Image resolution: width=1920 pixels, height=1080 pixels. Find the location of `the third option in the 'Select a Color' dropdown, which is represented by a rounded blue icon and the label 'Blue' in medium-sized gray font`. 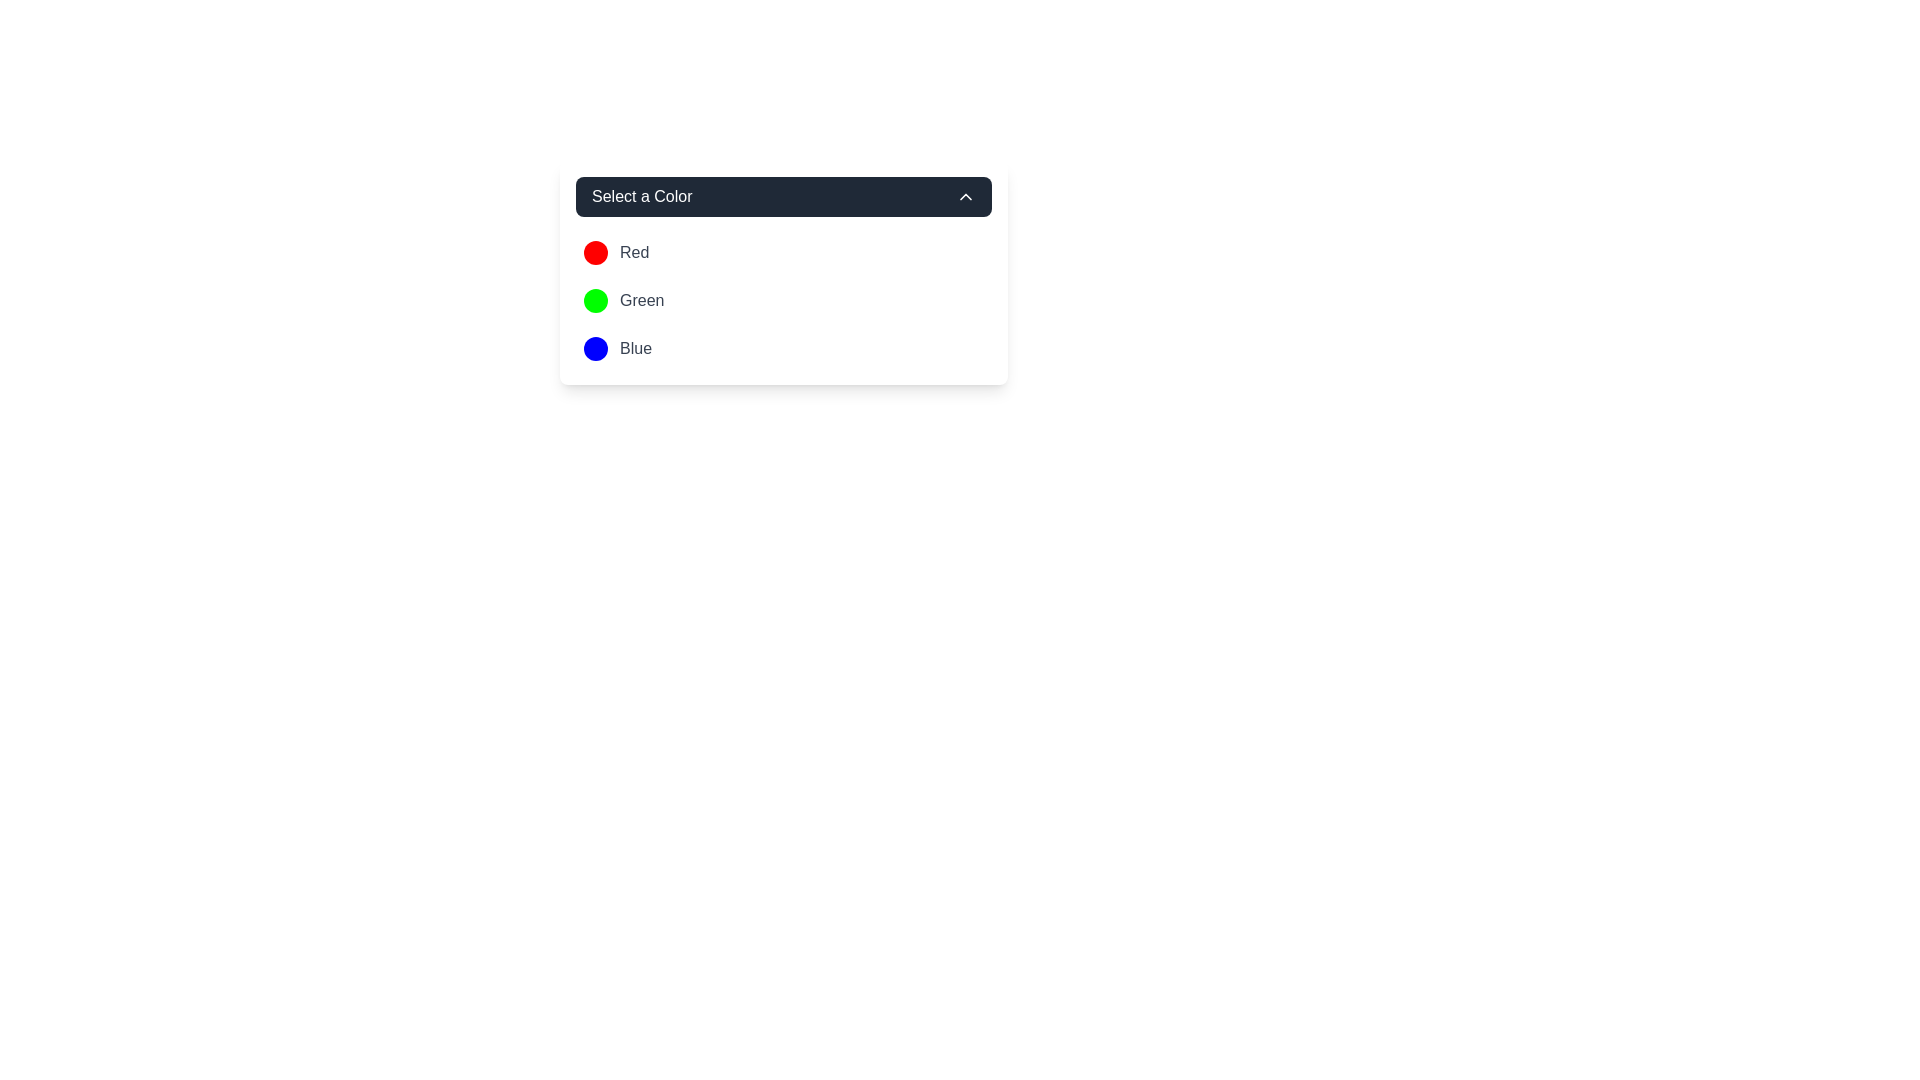

the third option in the 'Select a Color' dropdown, which is represented by a rounded blue icon and the label 'Blue' in medium-sized gray font is located at coordinates (617, 347).